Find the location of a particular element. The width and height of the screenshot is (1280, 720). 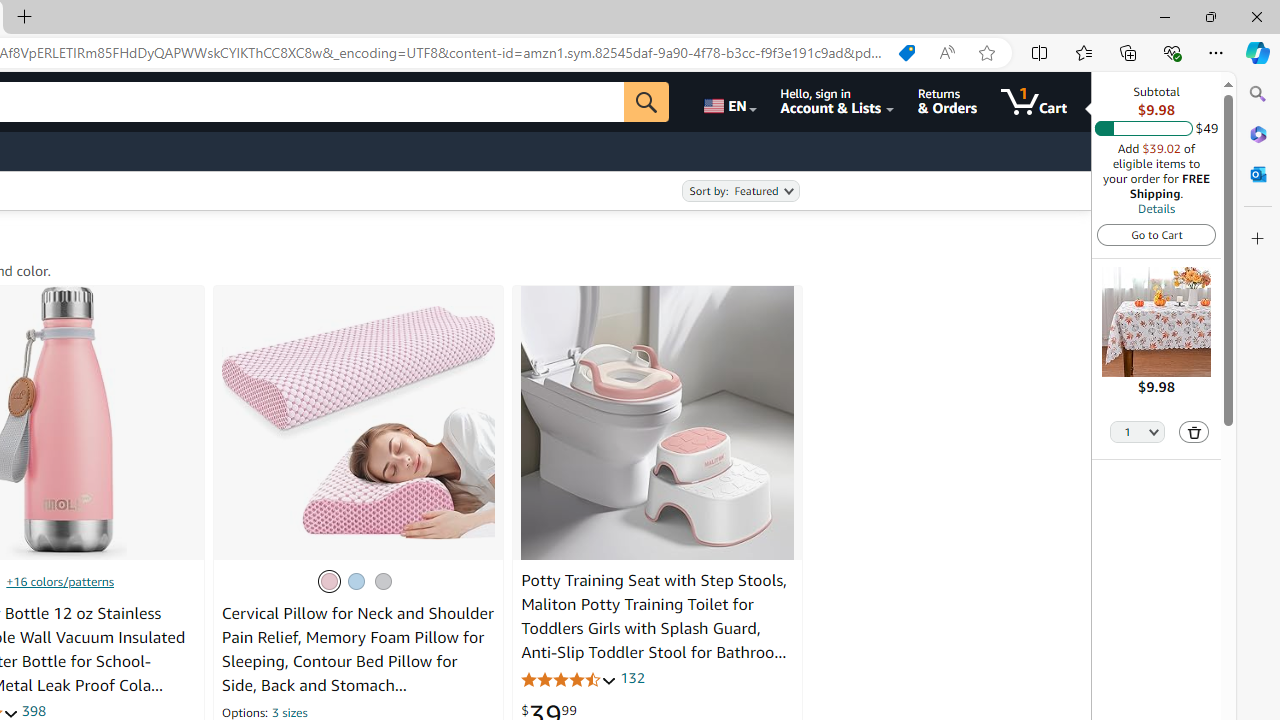

'Blue' is located at coordinates (355, 580).